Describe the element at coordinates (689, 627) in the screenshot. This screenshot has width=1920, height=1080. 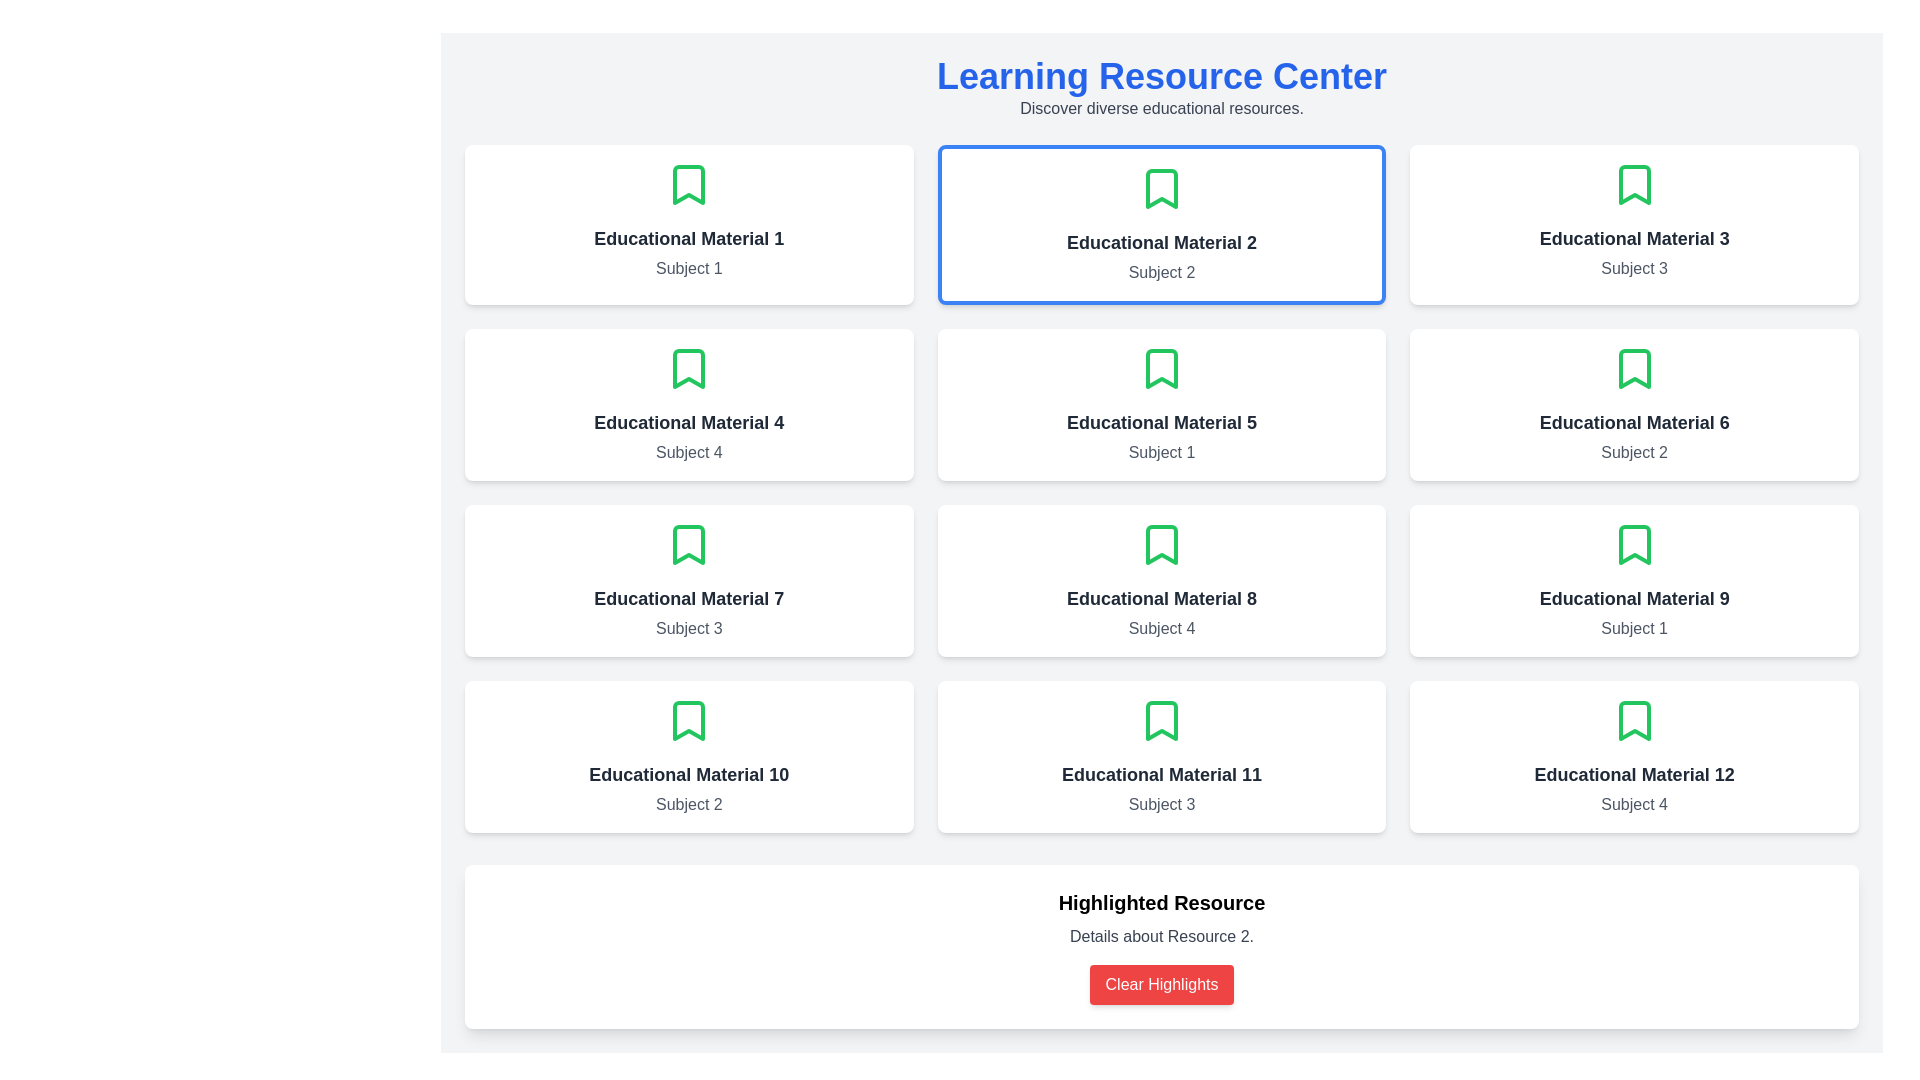
I see `the text label displaying 'Subject 3', which is styled with gray text and is center-aligned, located below the title 'Educational Material 7'` at that location.